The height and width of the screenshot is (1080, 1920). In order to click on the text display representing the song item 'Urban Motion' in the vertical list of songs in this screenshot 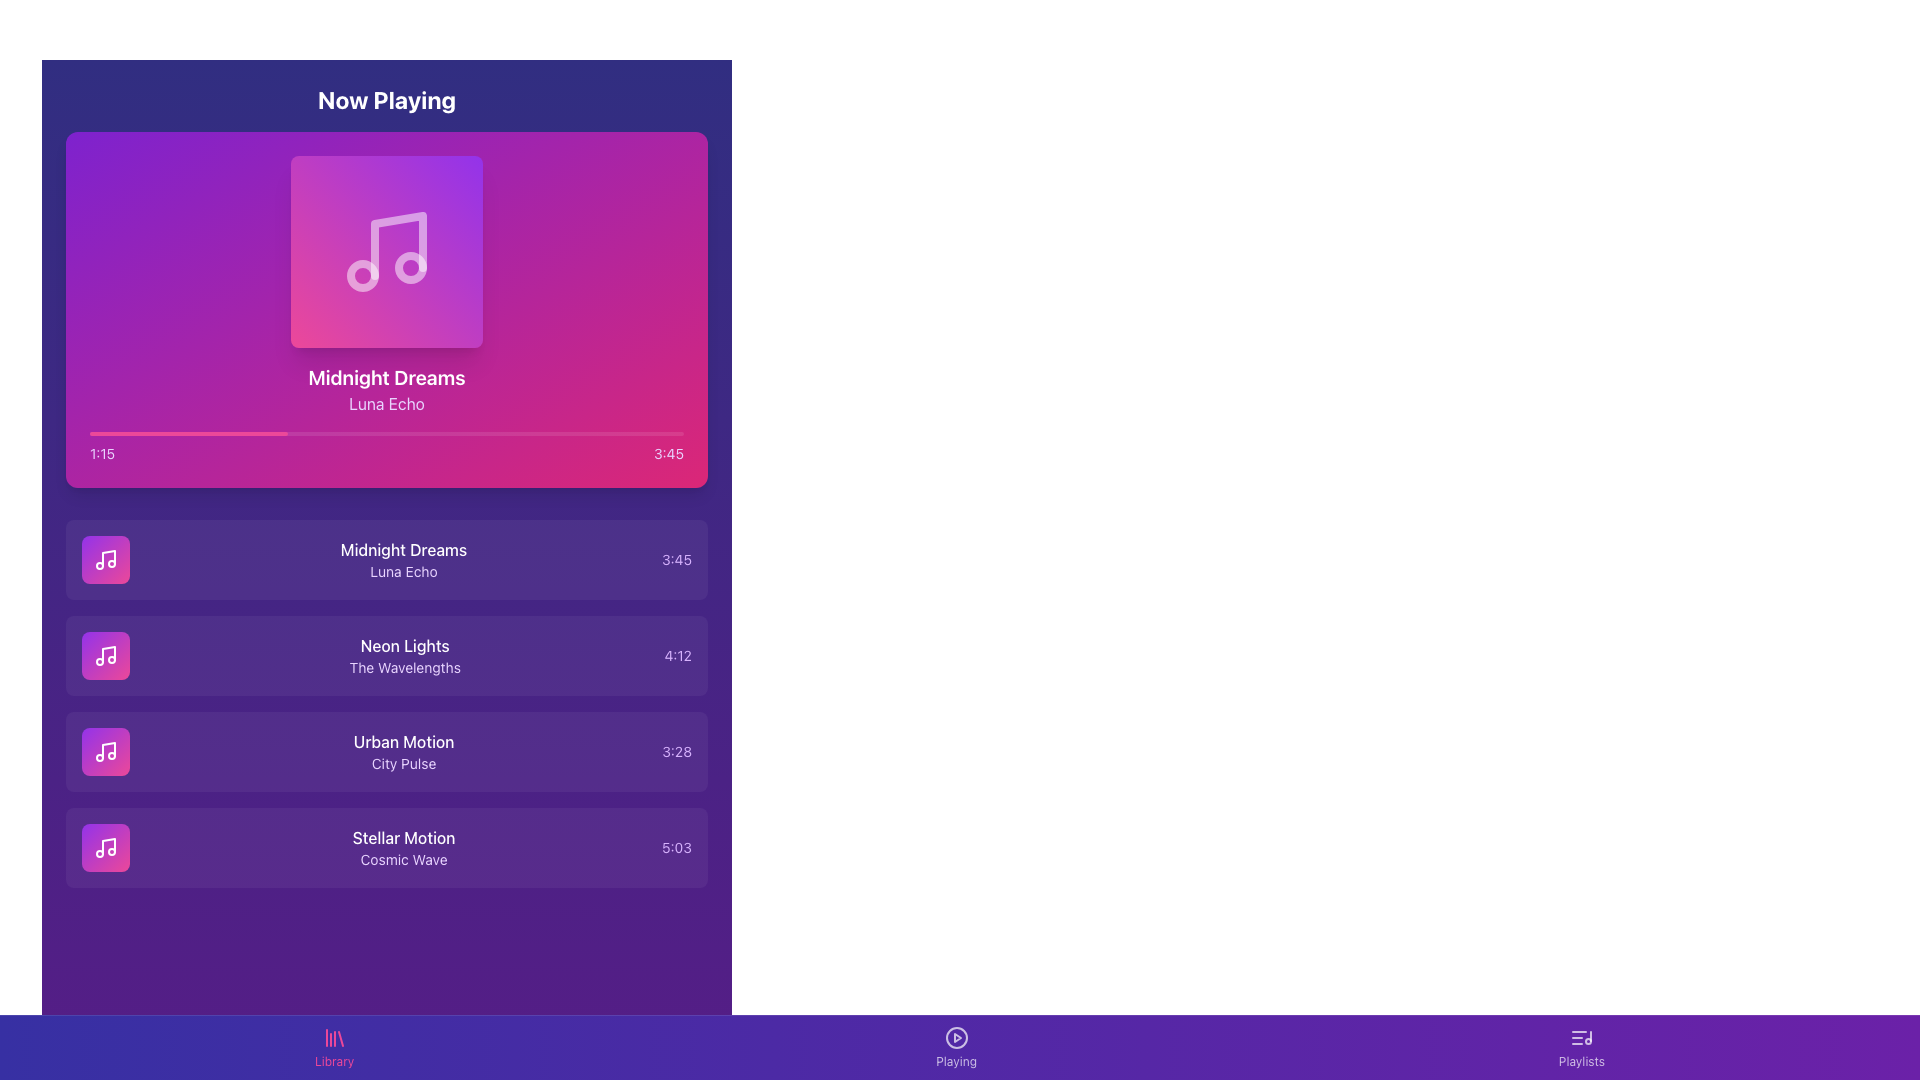, I will do `click(403, 752)`.